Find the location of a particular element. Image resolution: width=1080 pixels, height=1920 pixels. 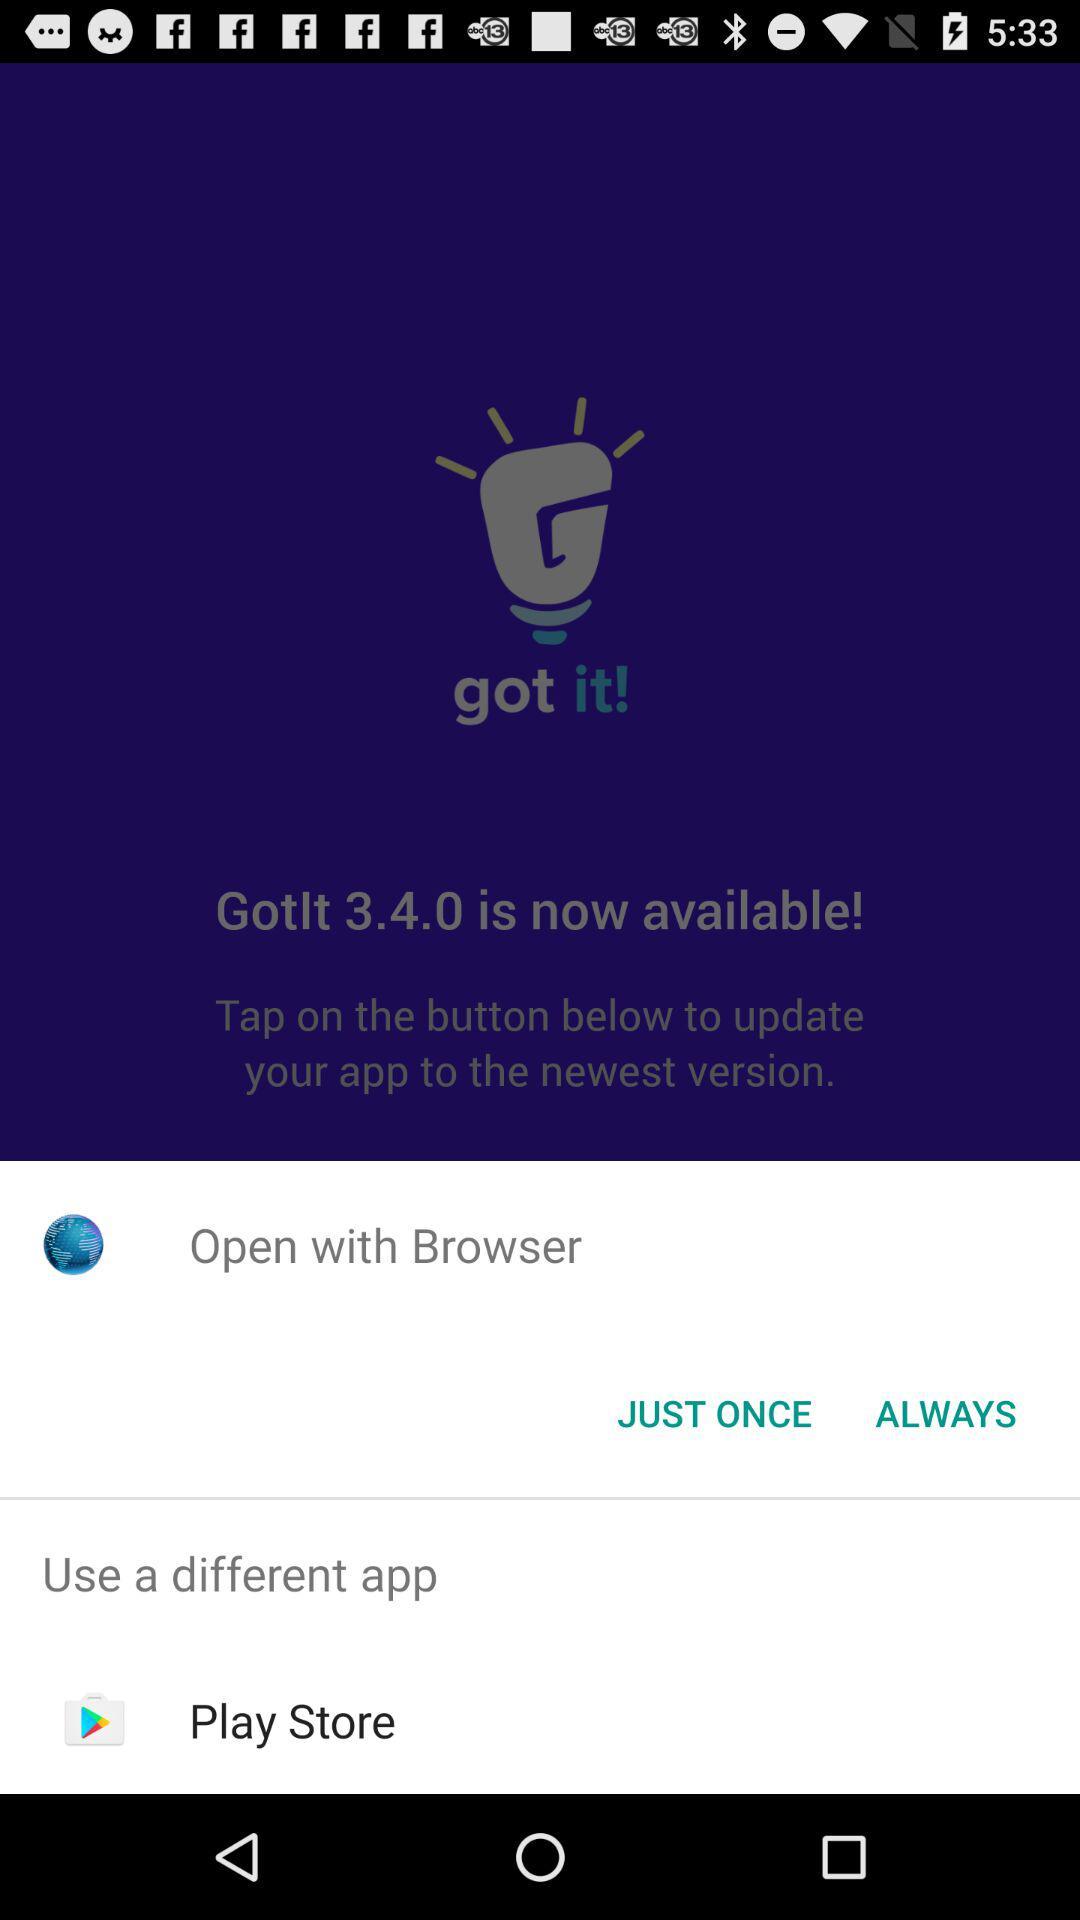

item to the left of the always item is located at coordinates (713, 1411).